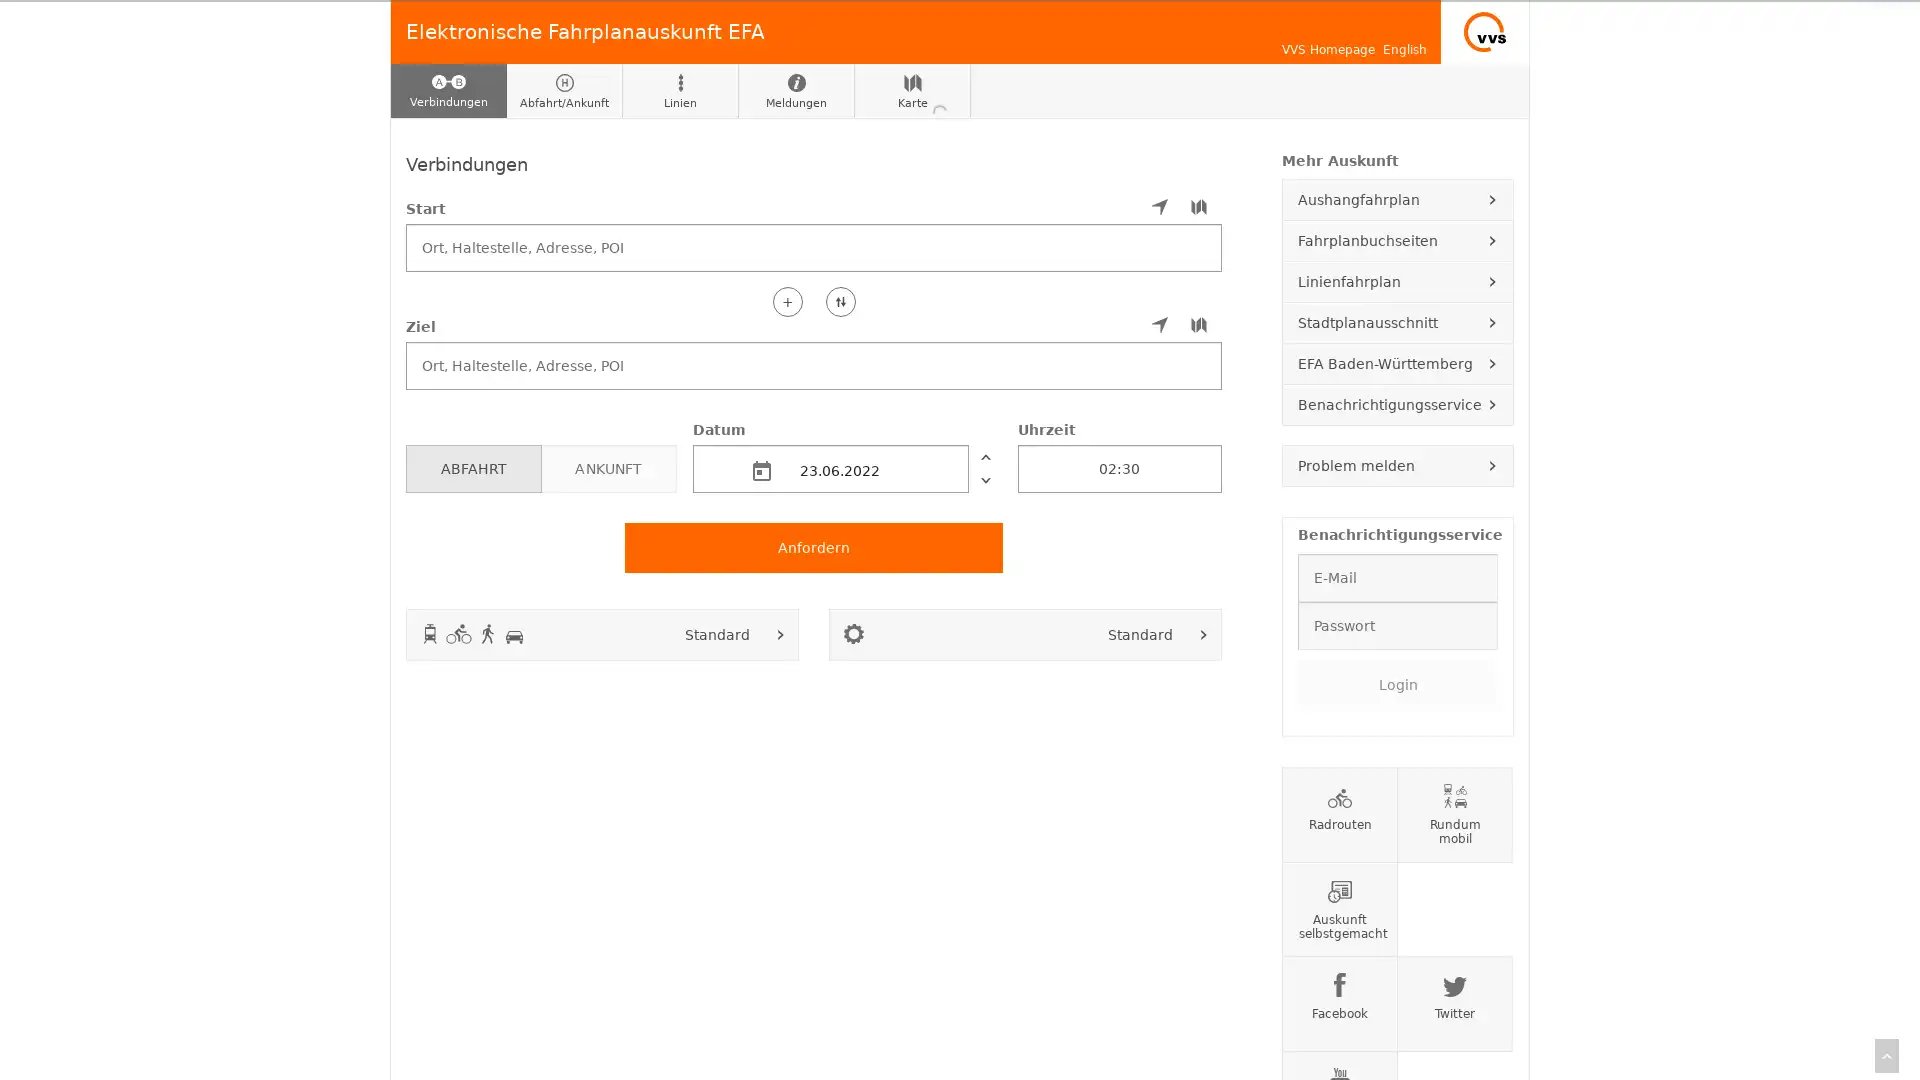 The image size is (1920, 1080). Describe the element at coordinates (814, 547) in the screenshot. I see `Anfordern` at that location.